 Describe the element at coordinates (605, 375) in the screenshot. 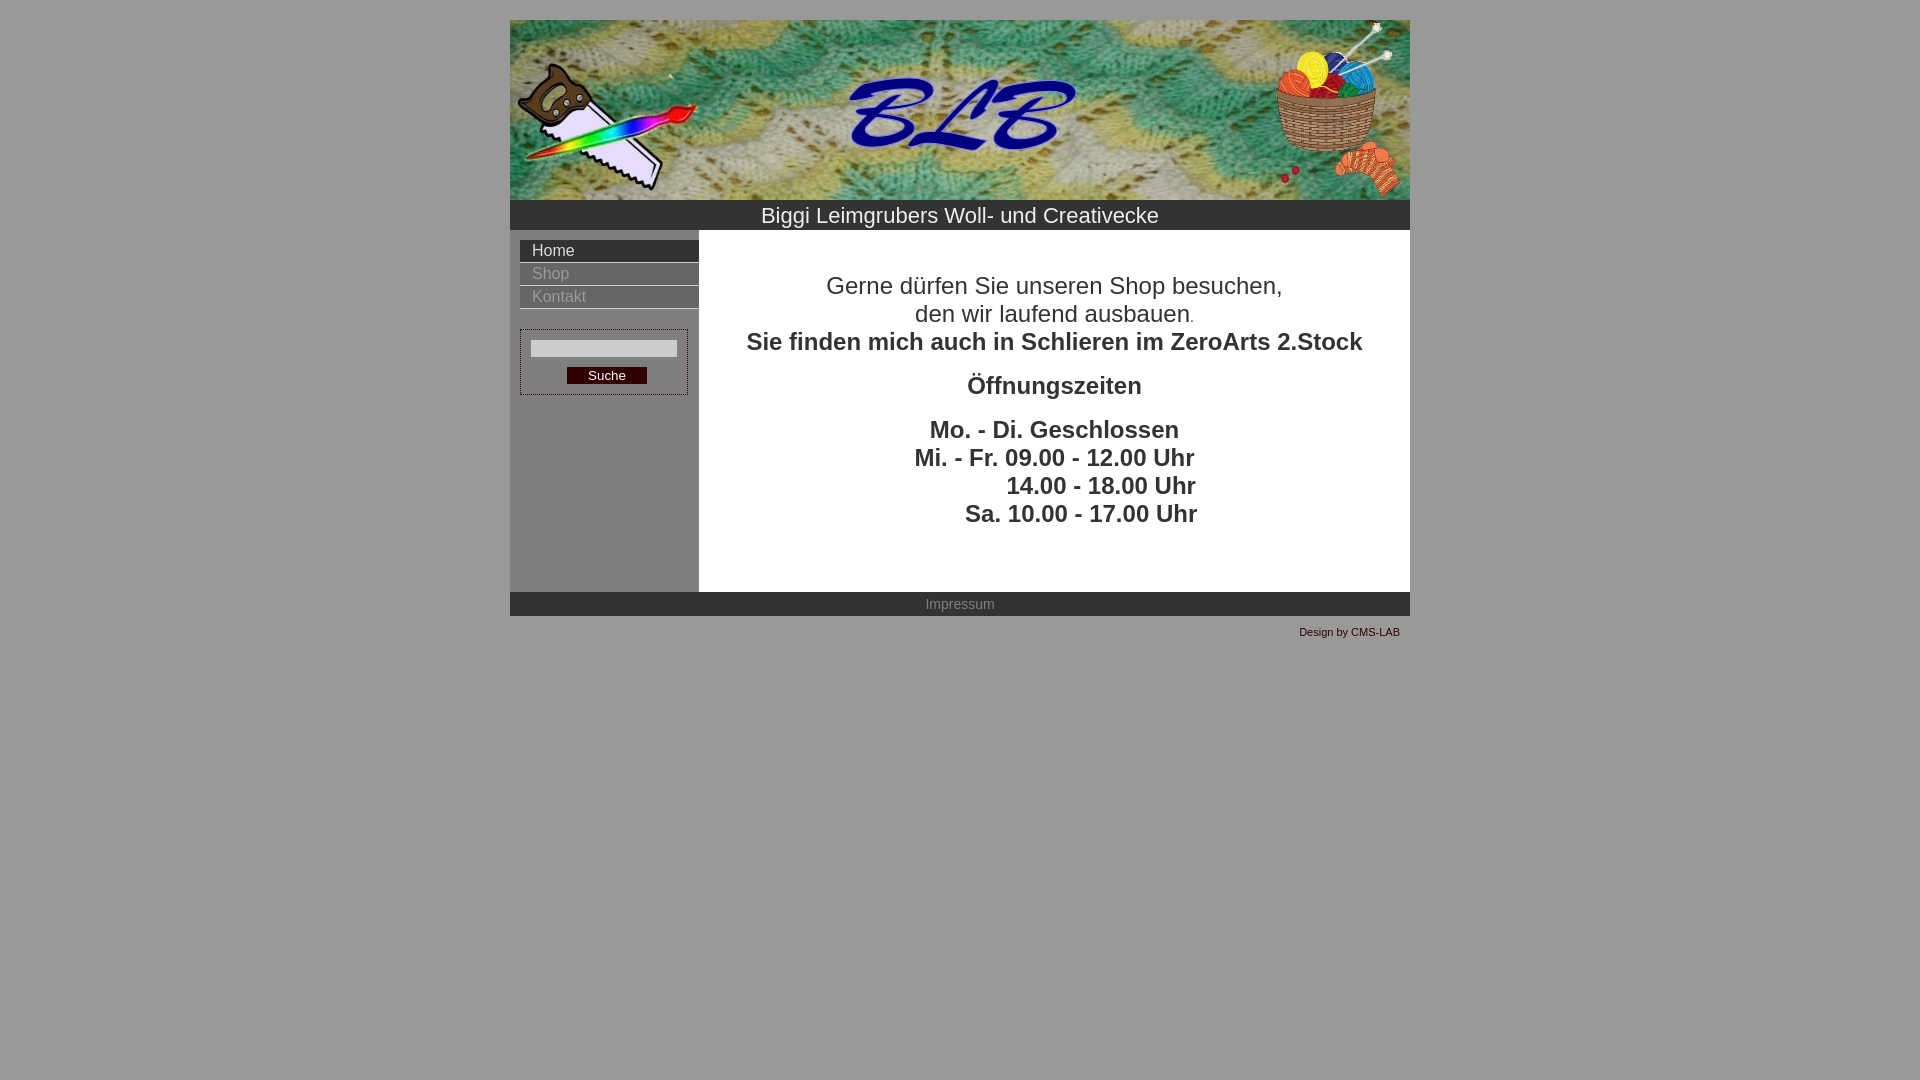

I see `'Suche'` at that location.